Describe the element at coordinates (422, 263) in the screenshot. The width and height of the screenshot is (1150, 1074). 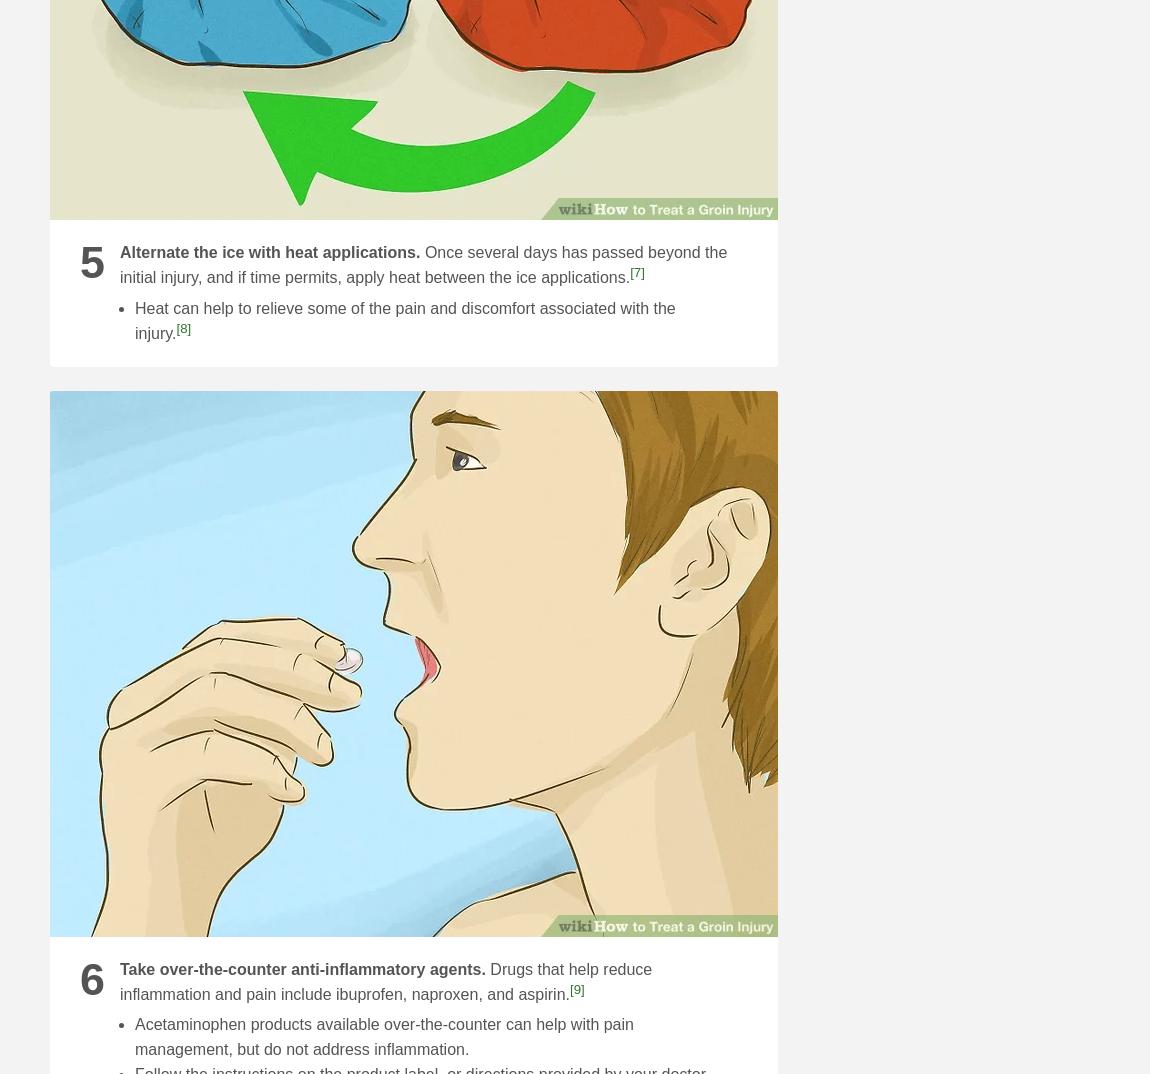
I see `'Once several days has passed beyond the initial injury, and if time permits, apply heat between the ice applications.'` at that location.